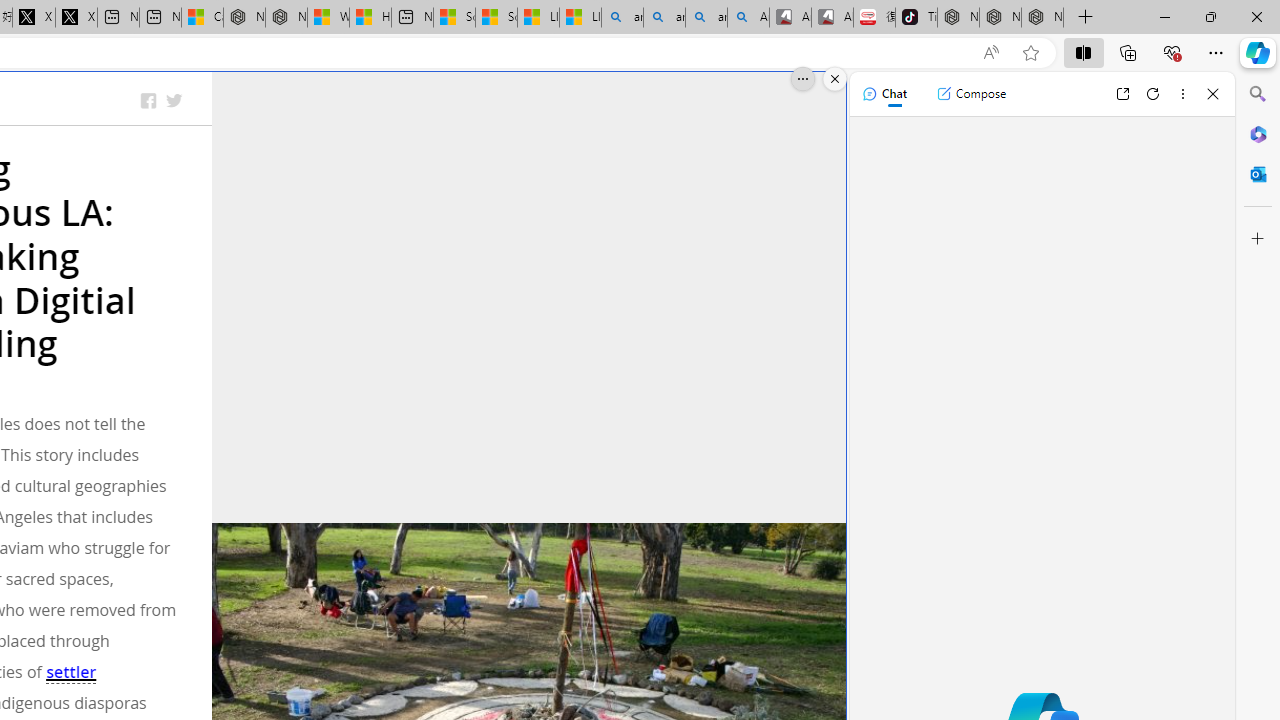  Describe the element at coordinates (1182, 93) in the screenshot. I see `'More options'` at that location.